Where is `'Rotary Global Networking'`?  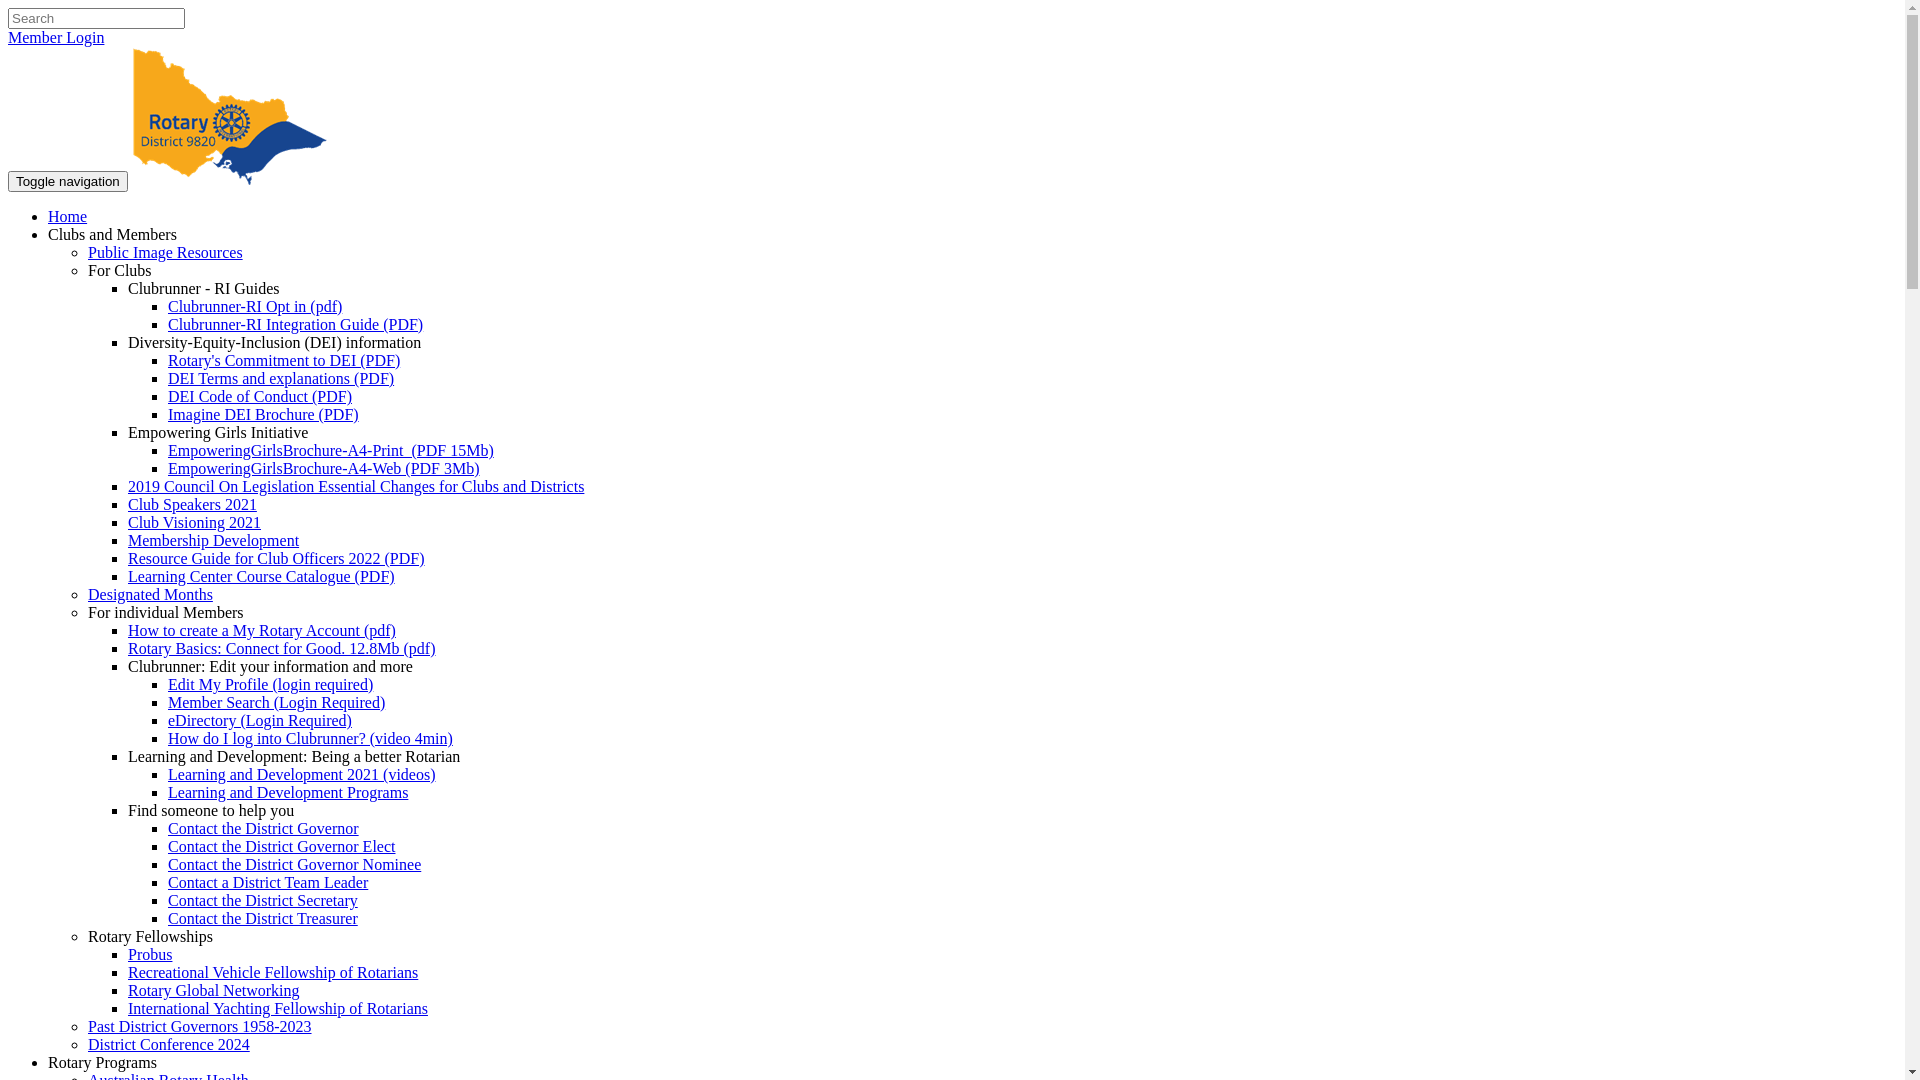 'Rotary Global Networking' is located at coordinates (127, 990).